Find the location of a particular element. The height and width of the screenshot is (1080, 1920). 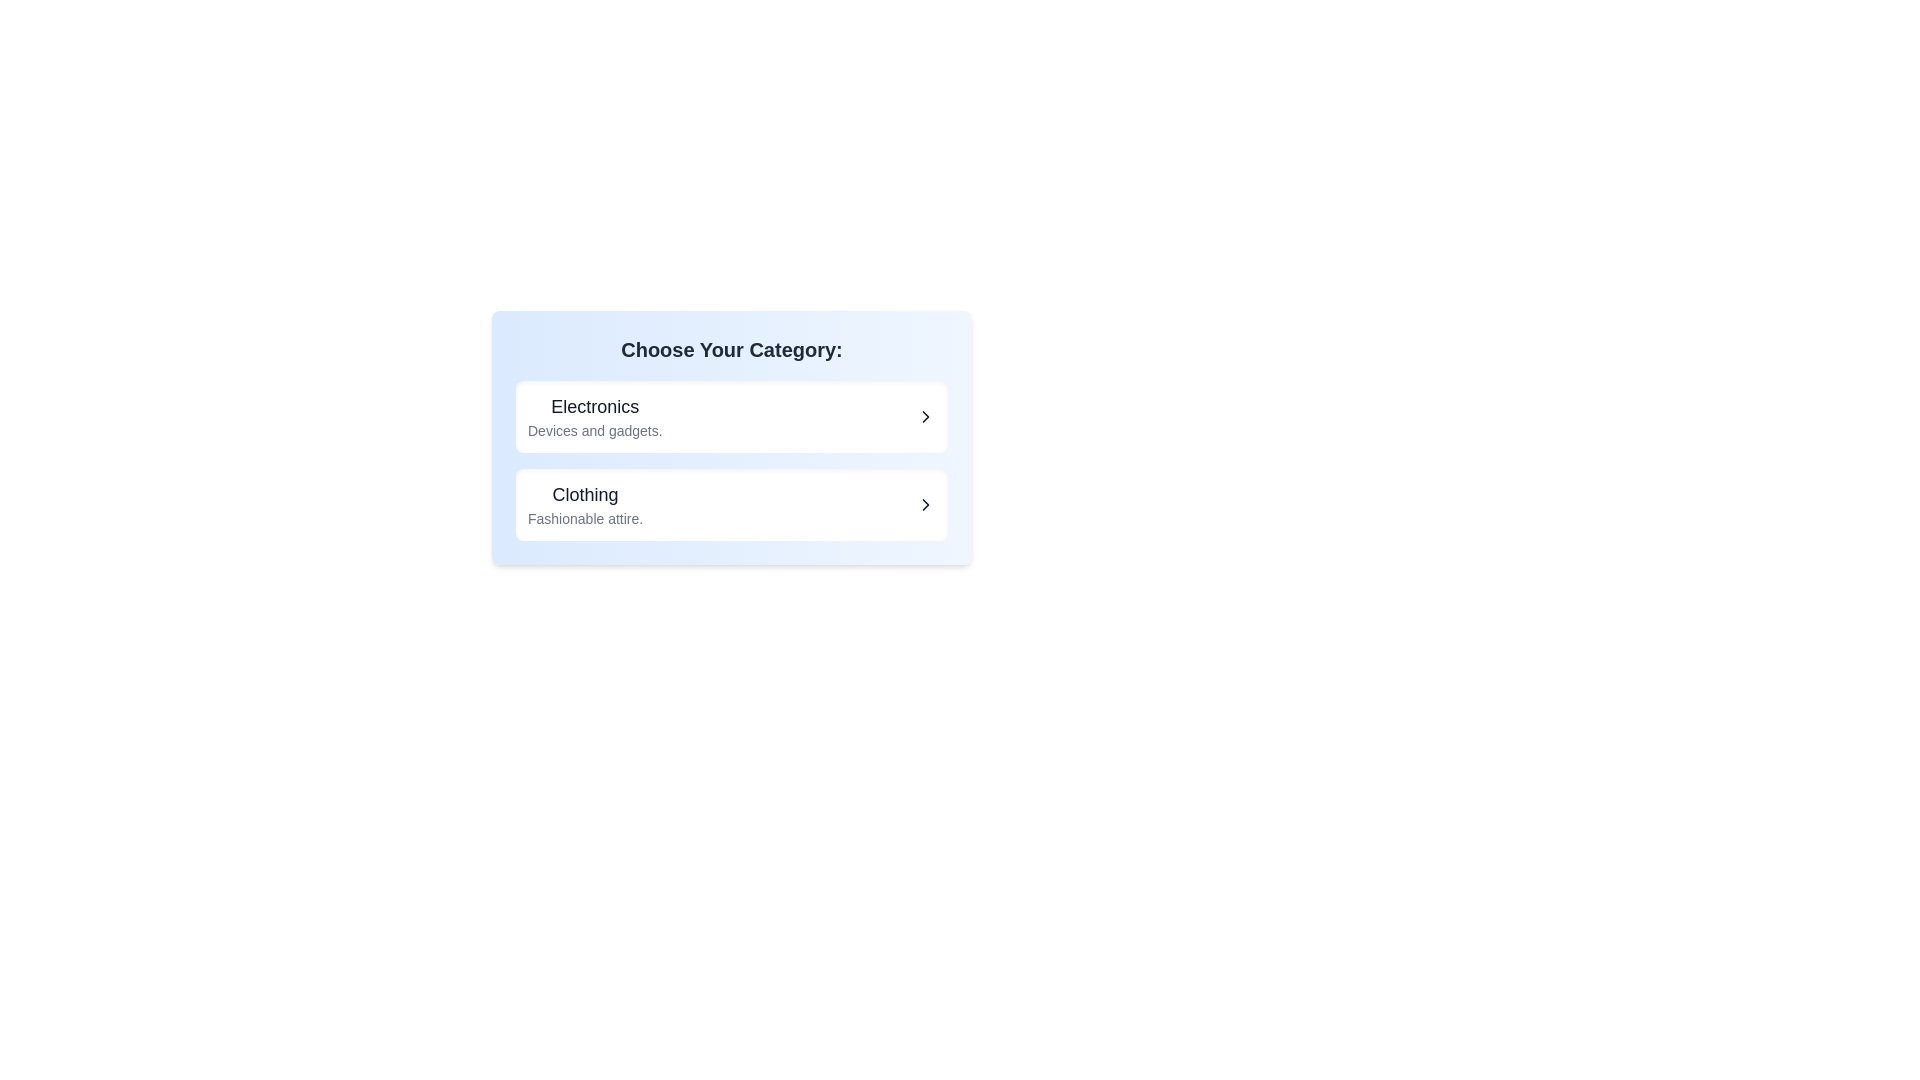

the chevron arrow icon located to the right of the 'Clothing' text is located at coordinates (925, 504).